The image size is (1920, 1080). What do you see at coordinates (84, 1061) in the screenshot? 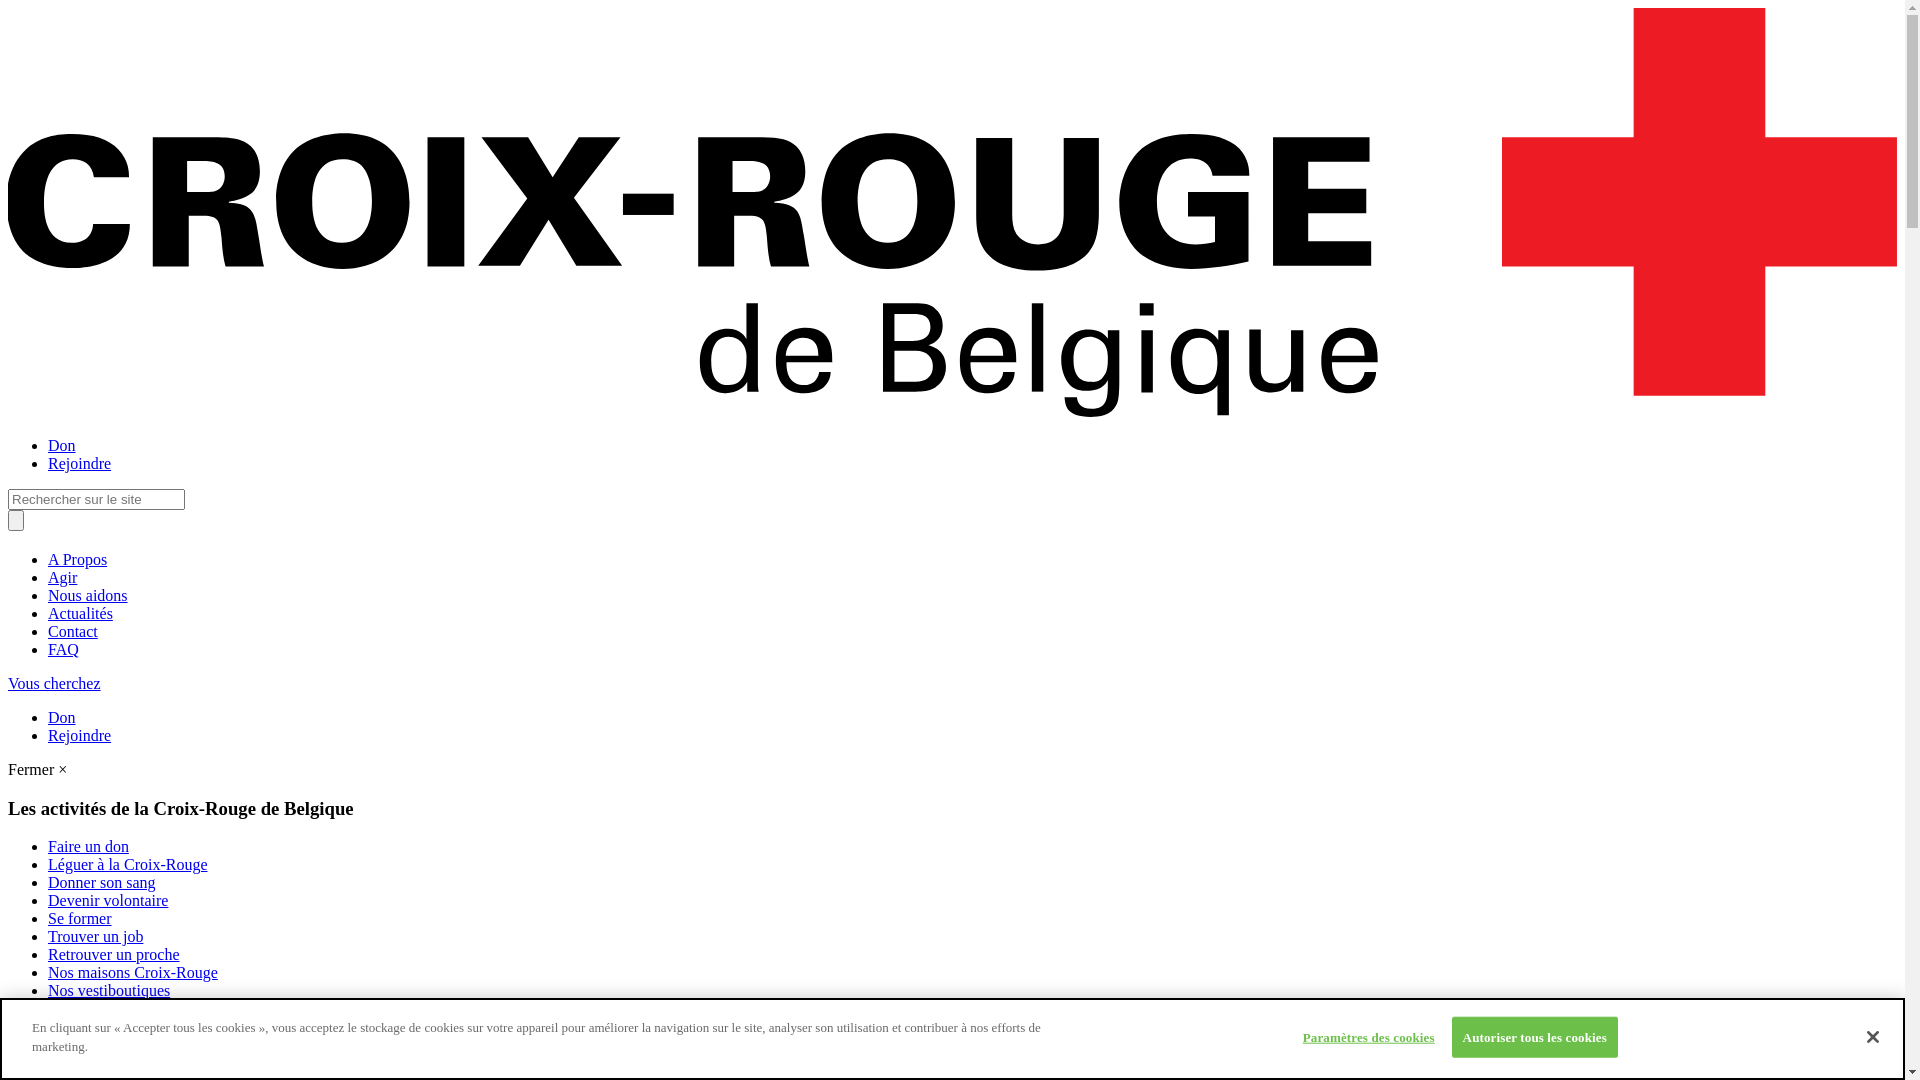
I see `'La jeunesse'` at bounding box center [84, 1061].